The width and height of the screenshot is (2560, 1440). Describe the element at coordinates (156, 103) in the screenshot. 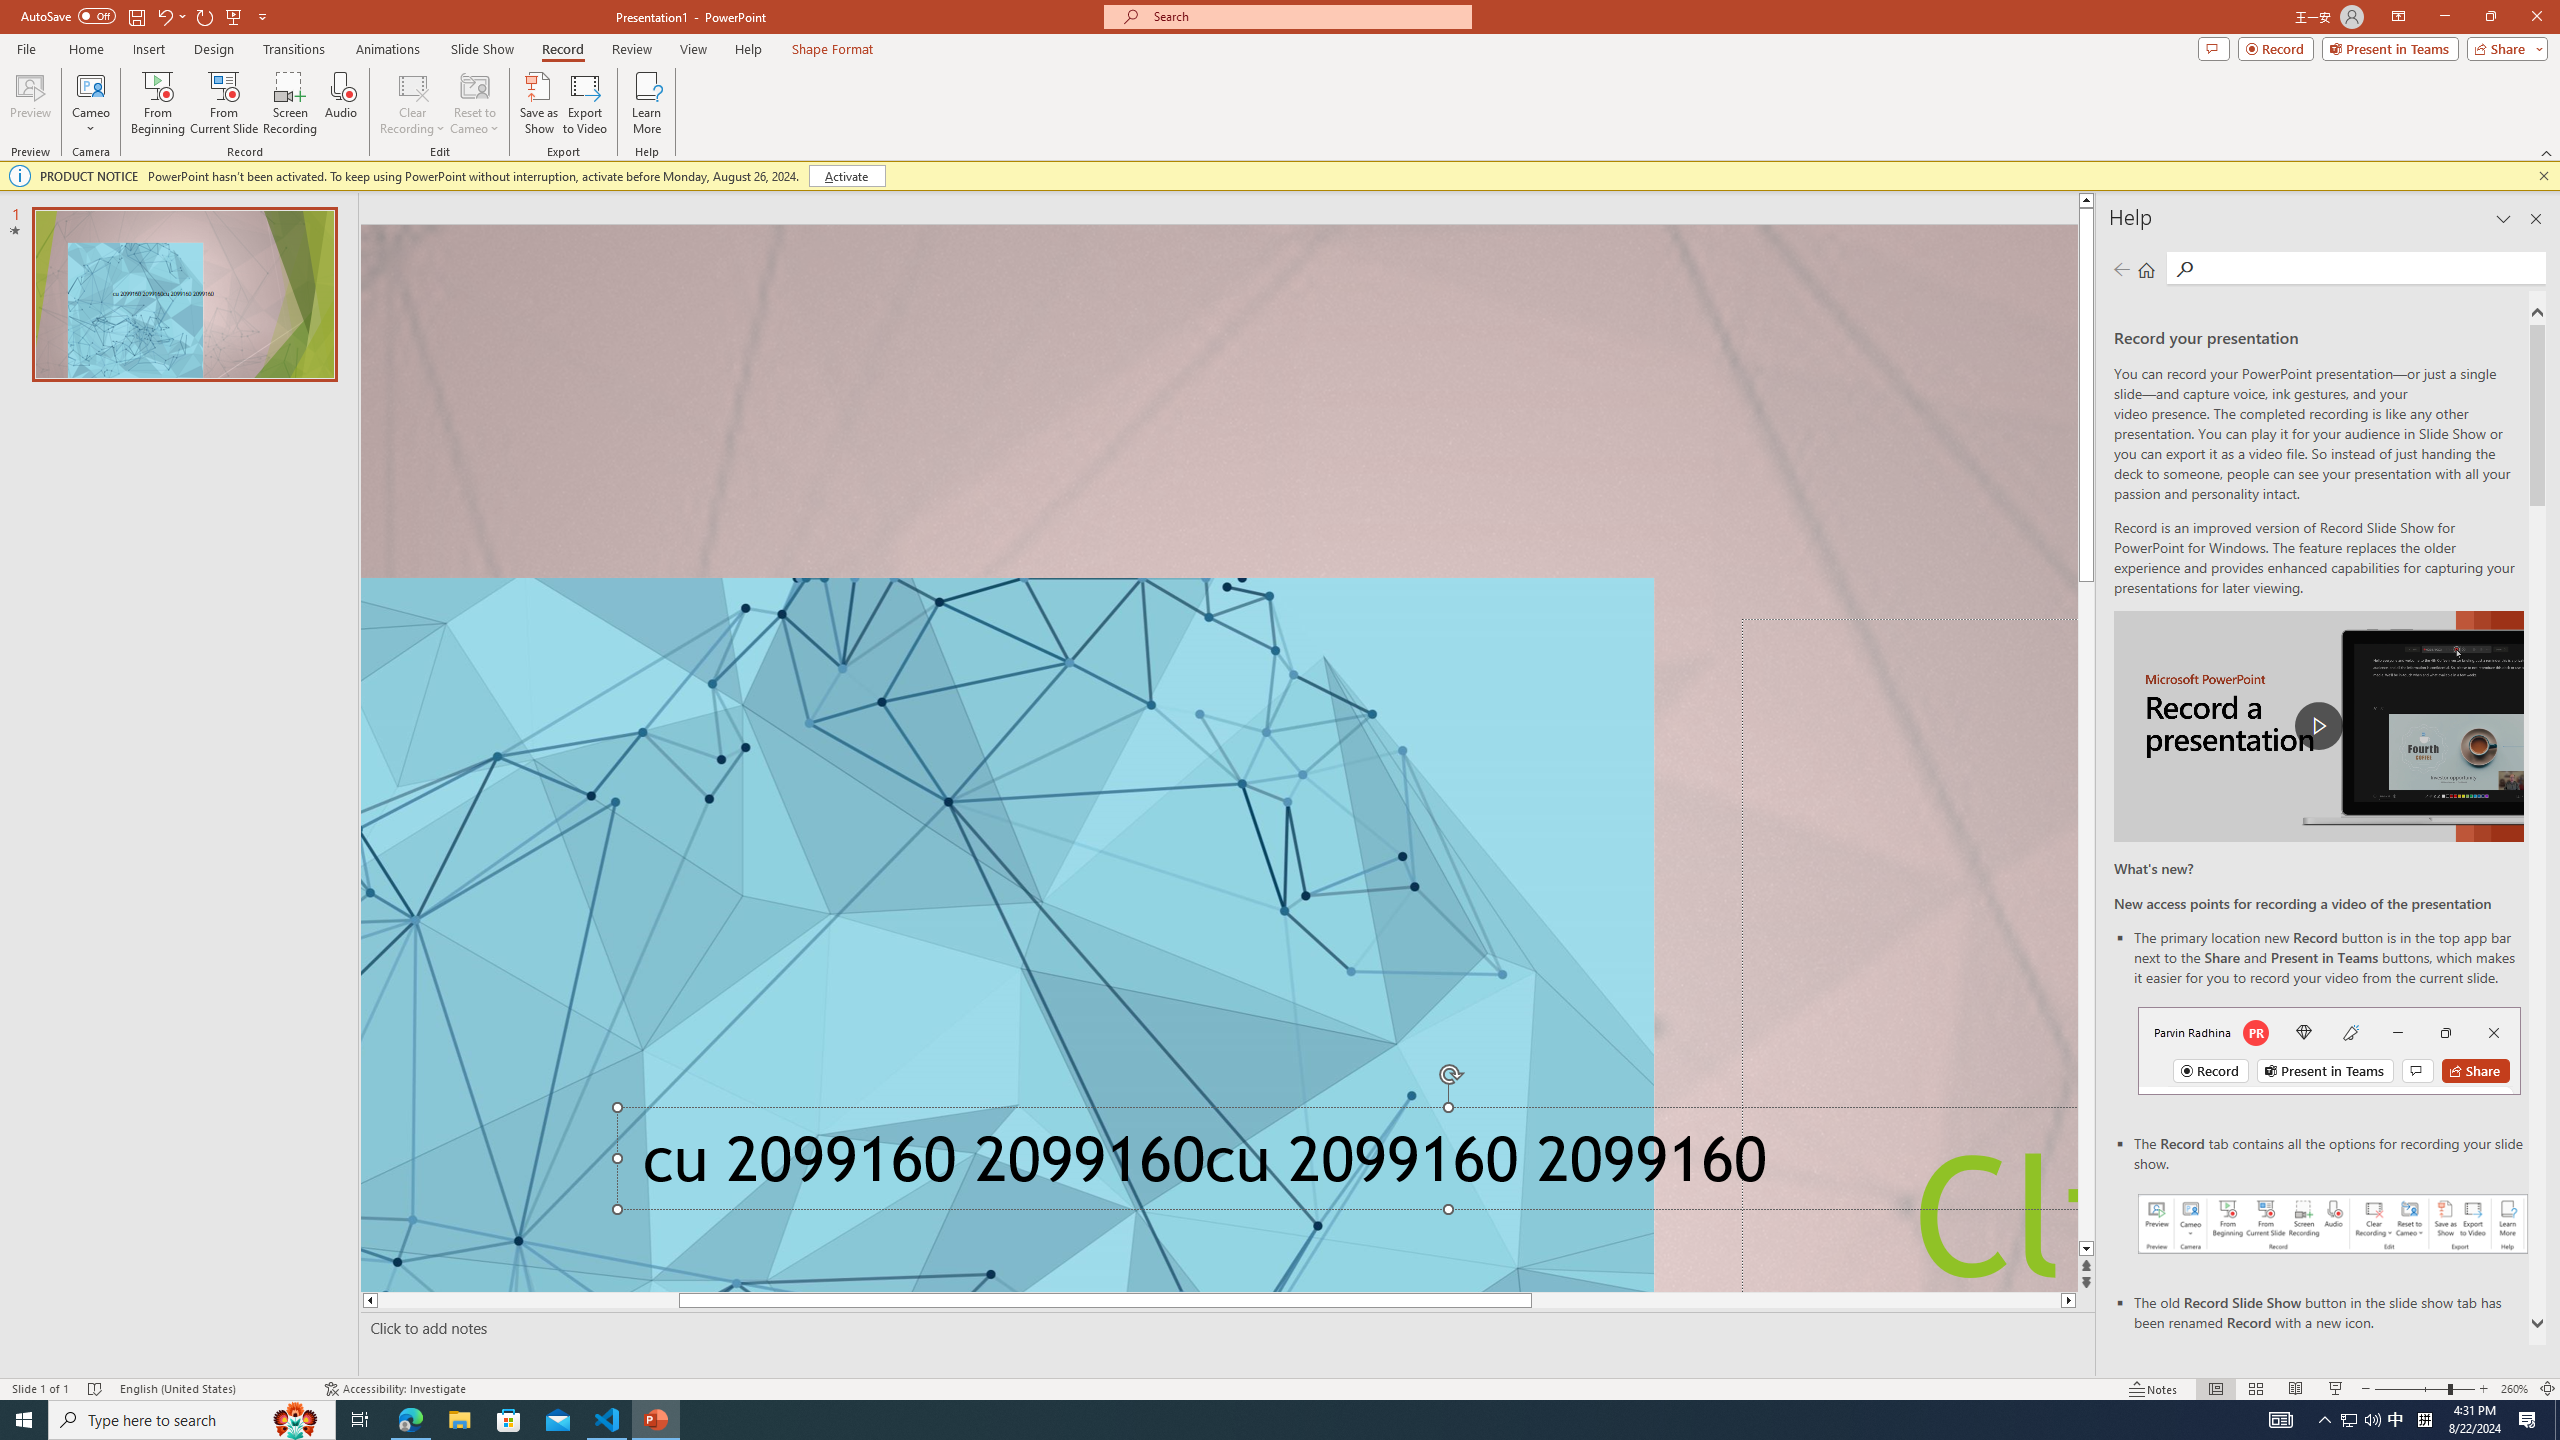

I see `'From Beginning...'` at that location.